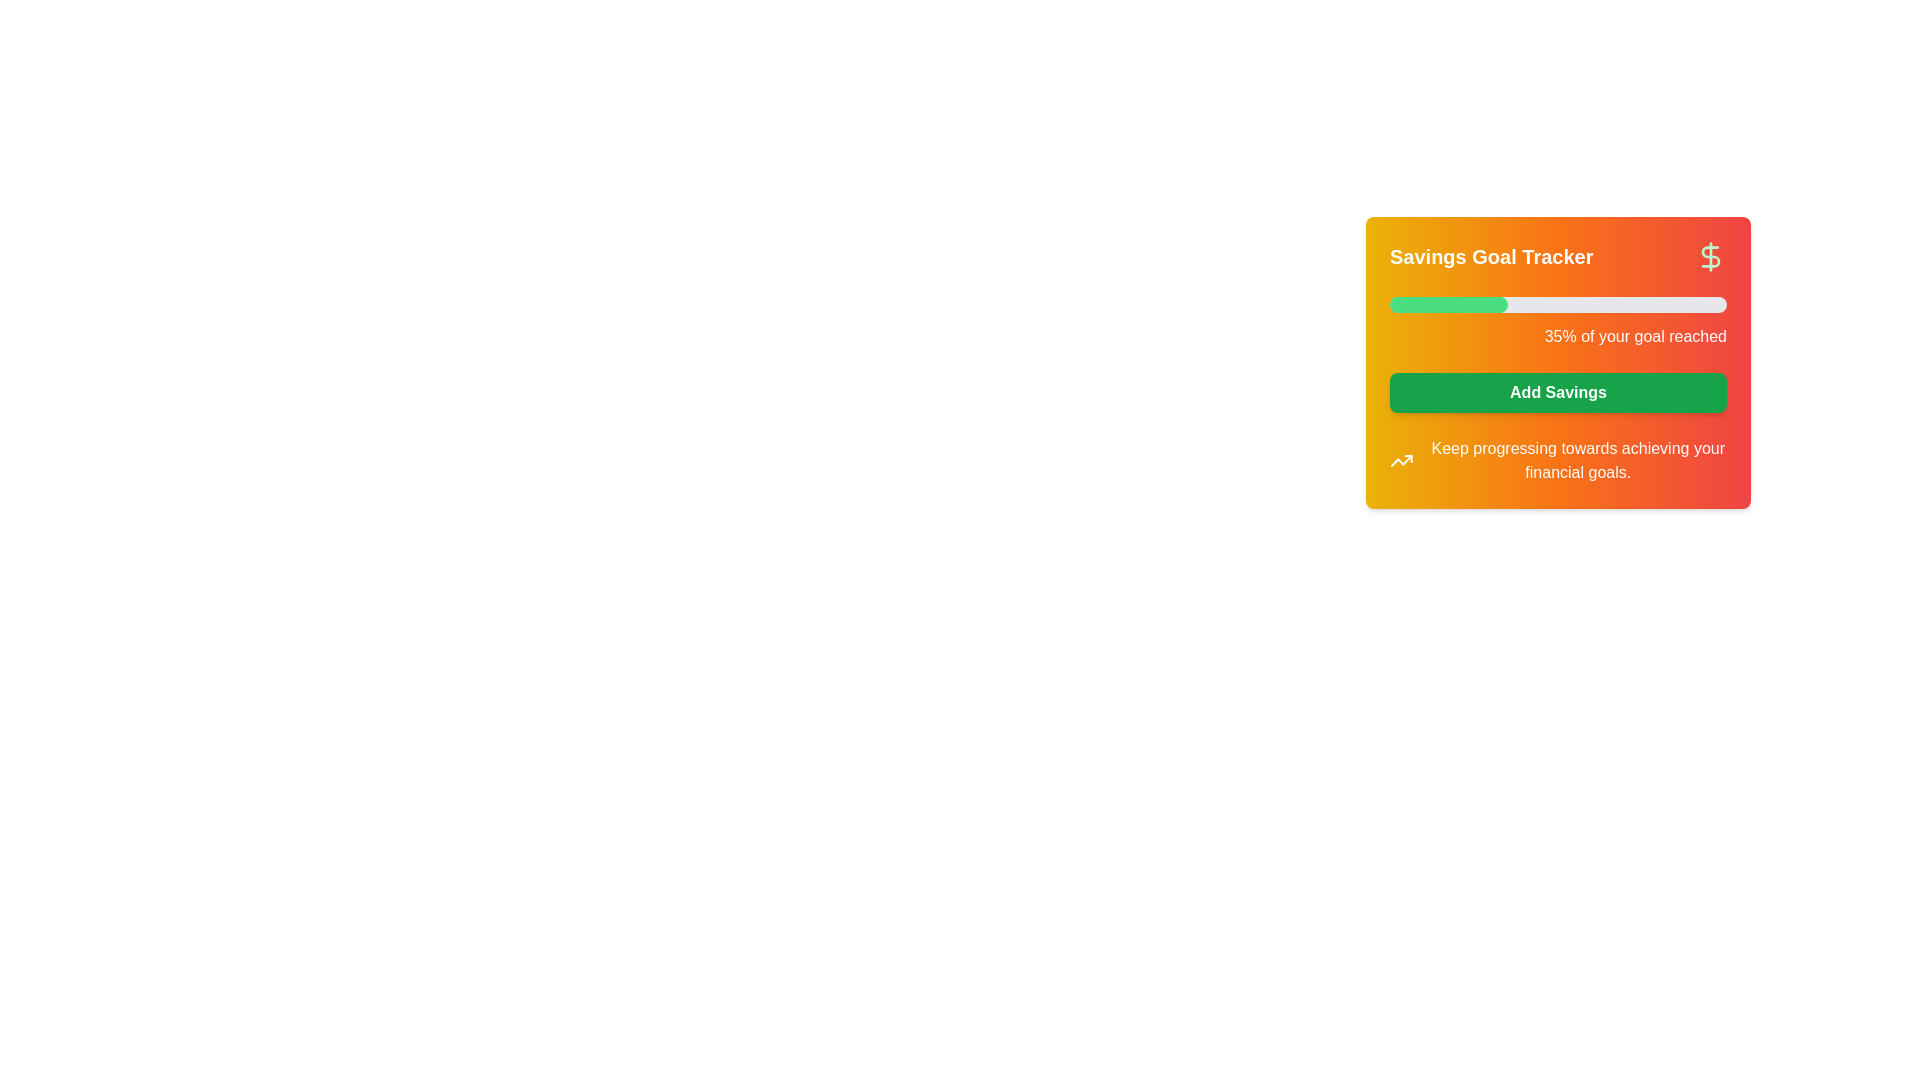 This screenshot has height=1080, width=1920. What do you see at coordinates (1449, 304) in the screenshot?
I see `the visually styled green progress bar that is situated horizontally within the larger light gray track, located under the 'Savings Goal Tracker' title` at bounding box center [1449, 304].